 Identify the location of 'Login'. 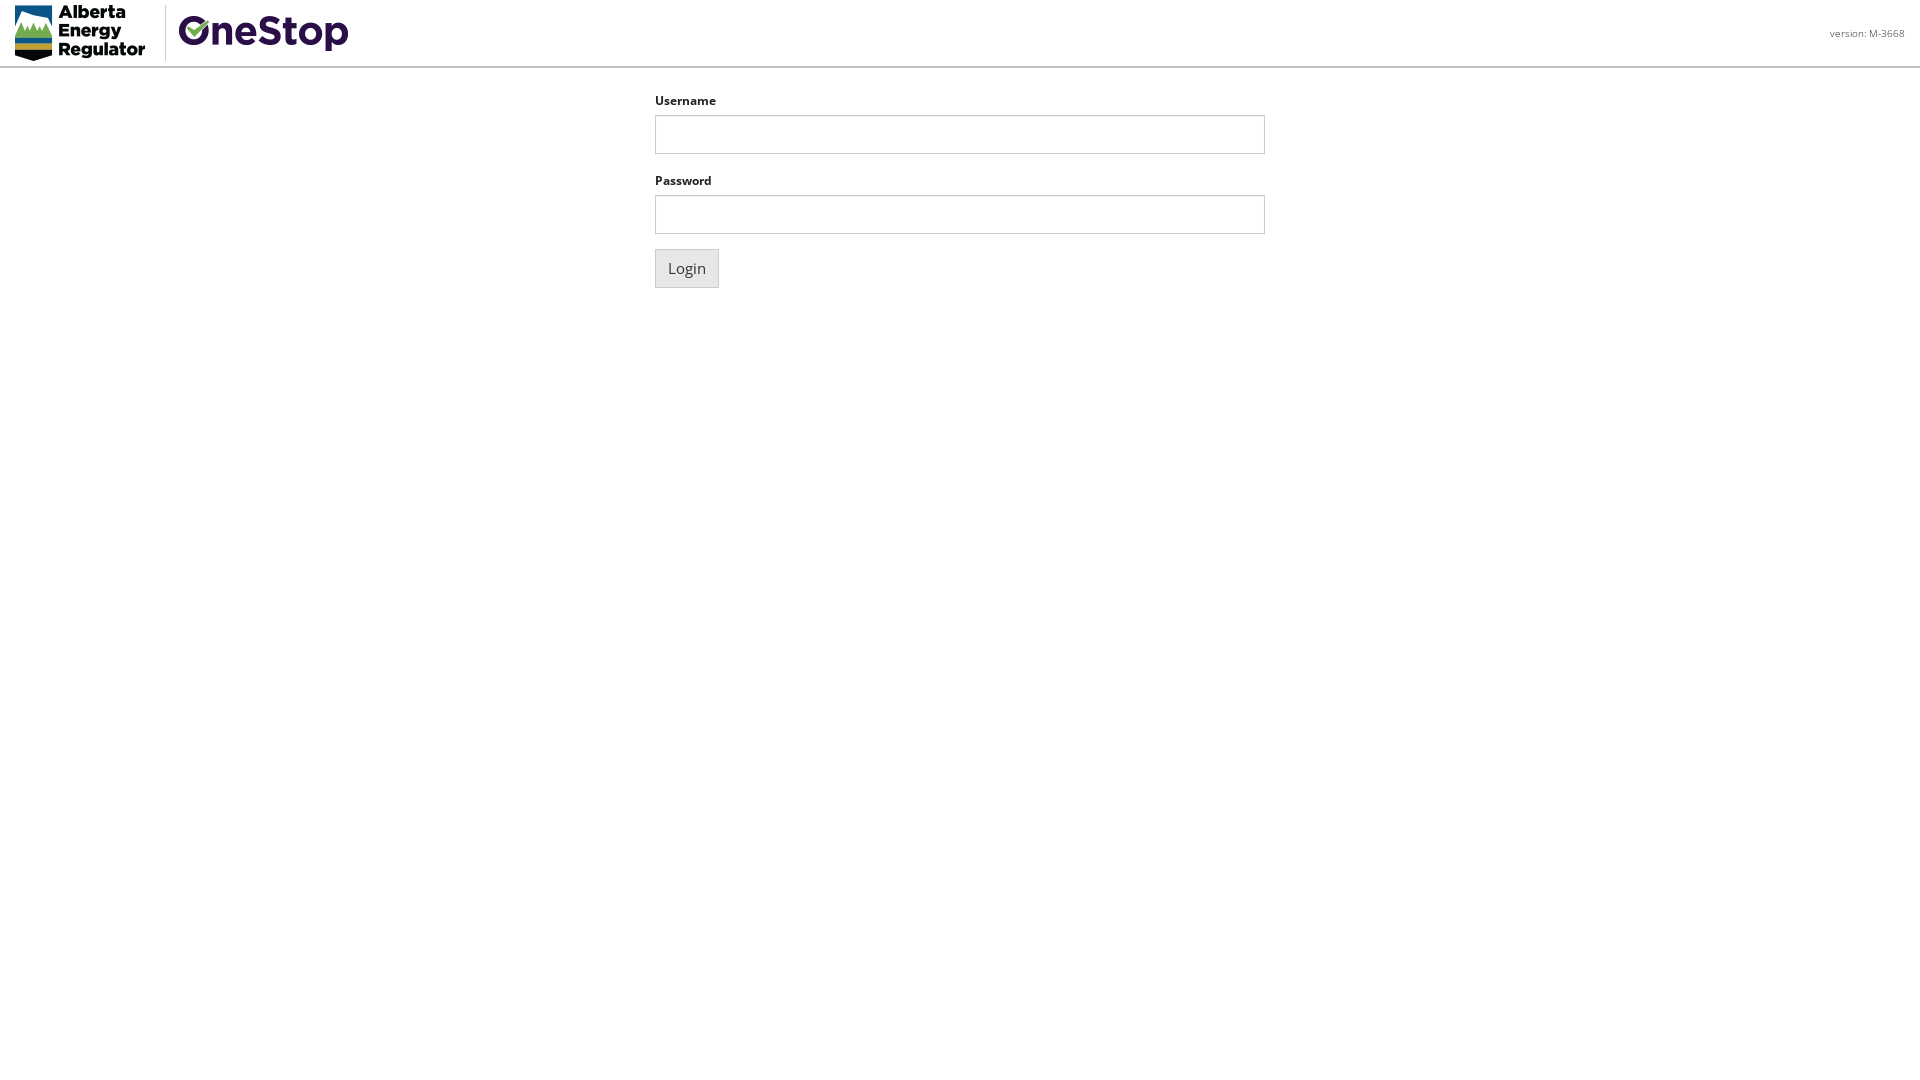
(654, 267).